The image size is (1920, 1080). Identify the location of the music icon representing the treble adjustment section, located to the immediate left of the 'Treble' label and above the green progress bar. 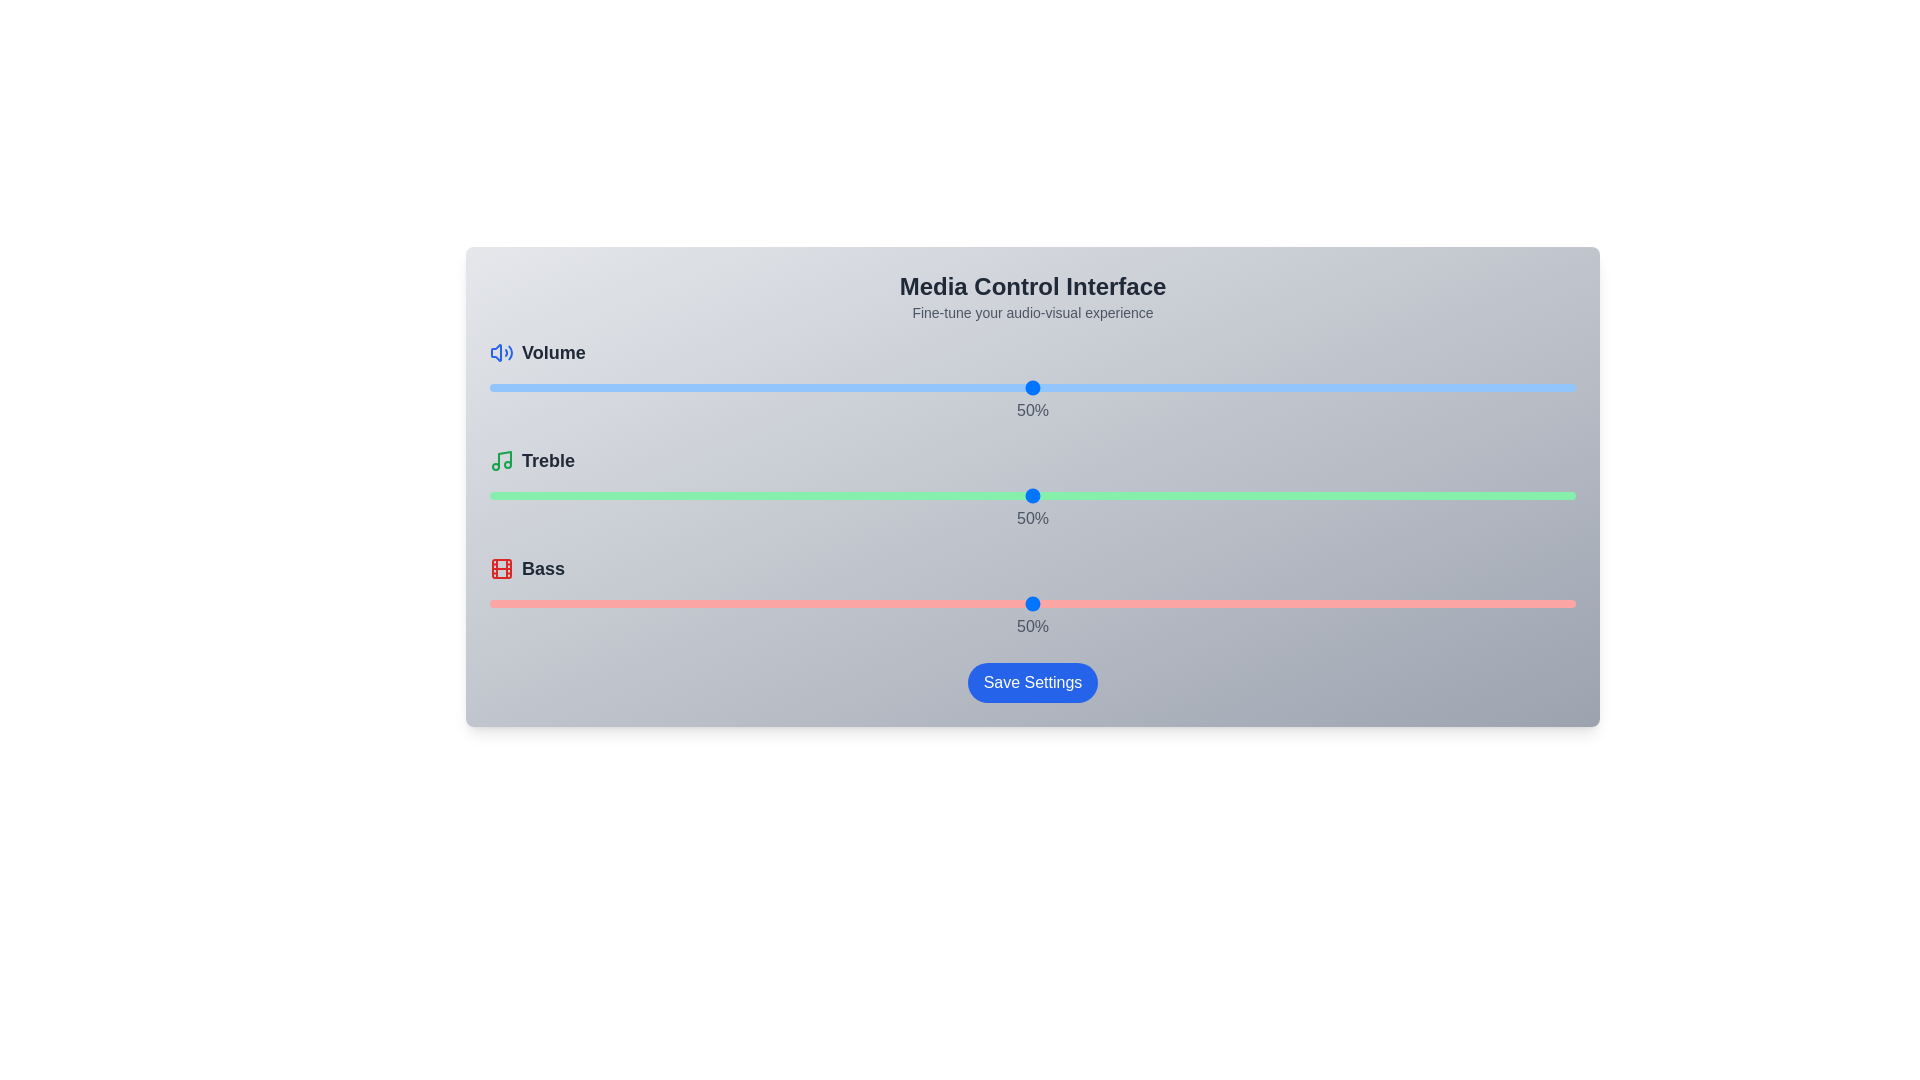
(502, 461).